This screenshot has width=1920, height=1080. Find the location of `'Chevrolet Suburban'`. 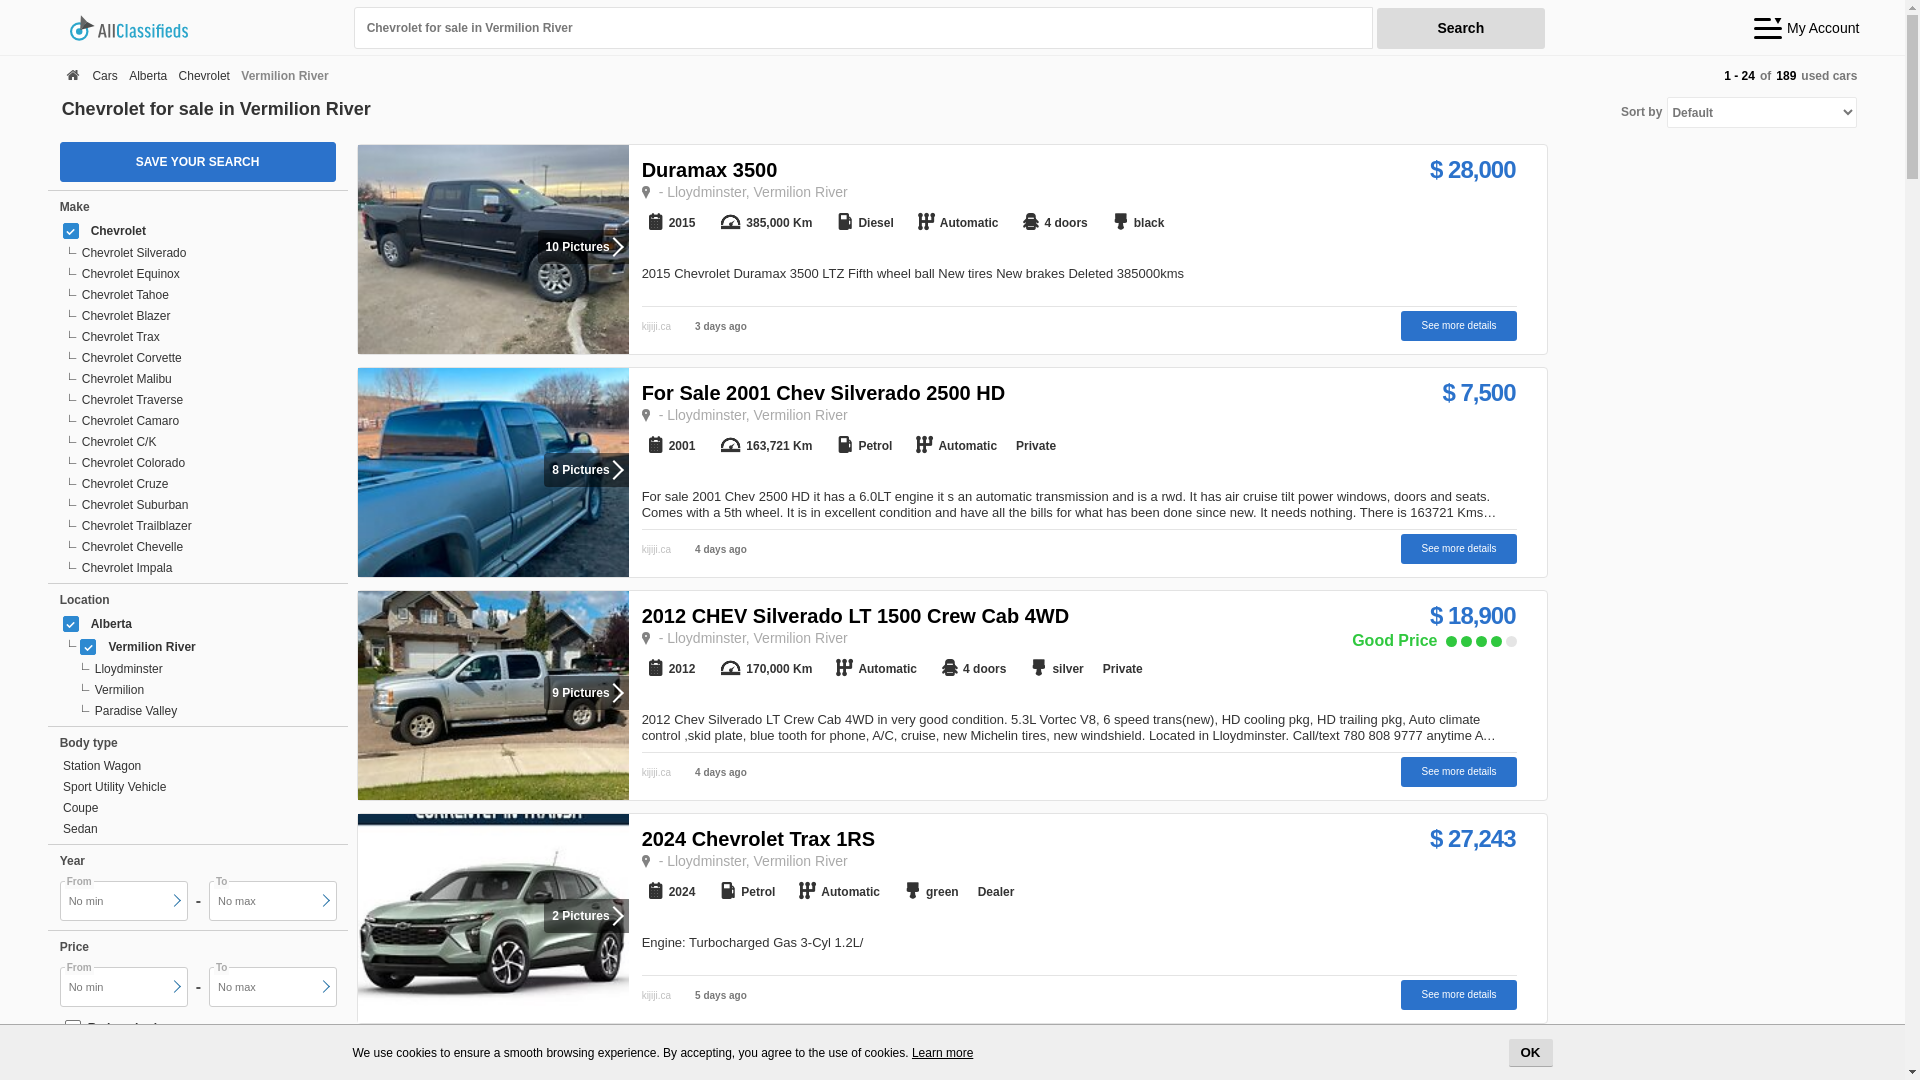

'Chevrolet Suburban' is located at coordinates (202, 504).